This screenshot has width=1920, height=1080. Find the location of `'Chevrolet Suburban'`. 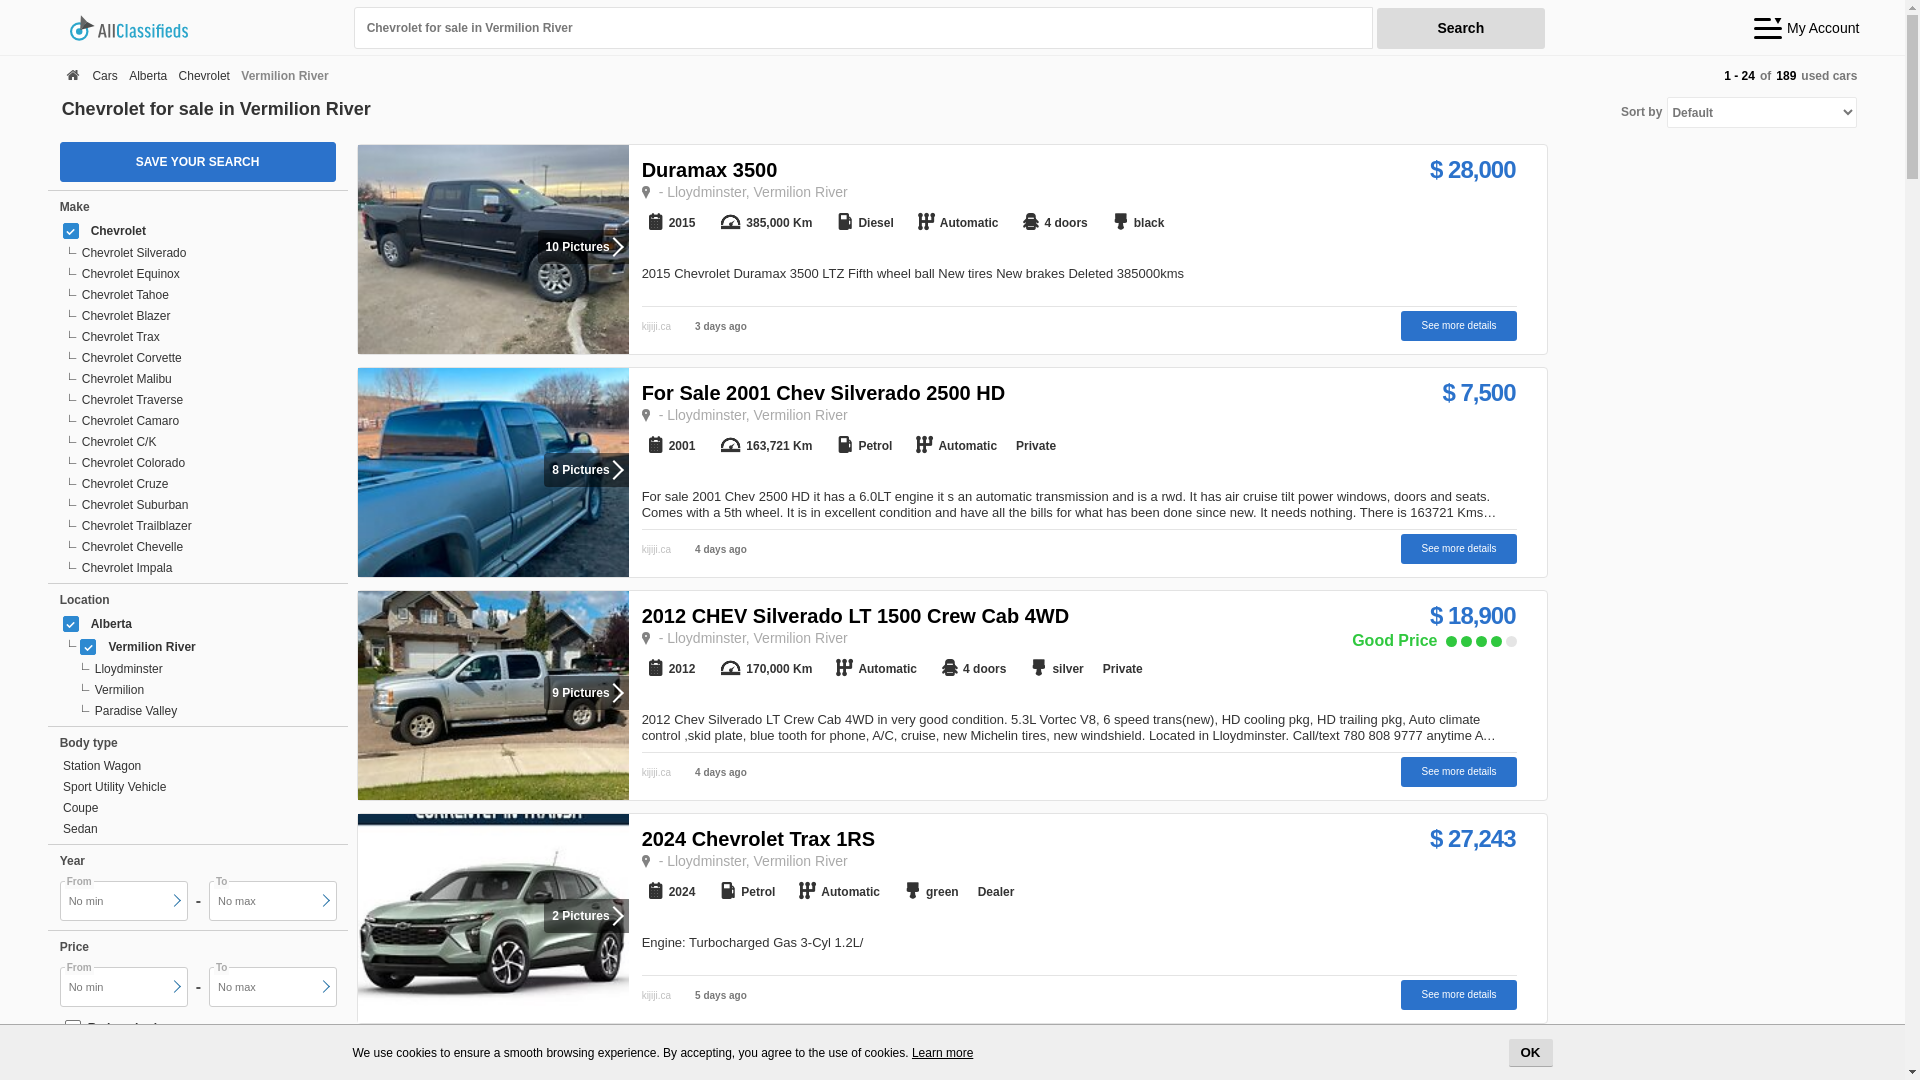

'Chevrolet Suburban' is located at coordinates (202, 504).